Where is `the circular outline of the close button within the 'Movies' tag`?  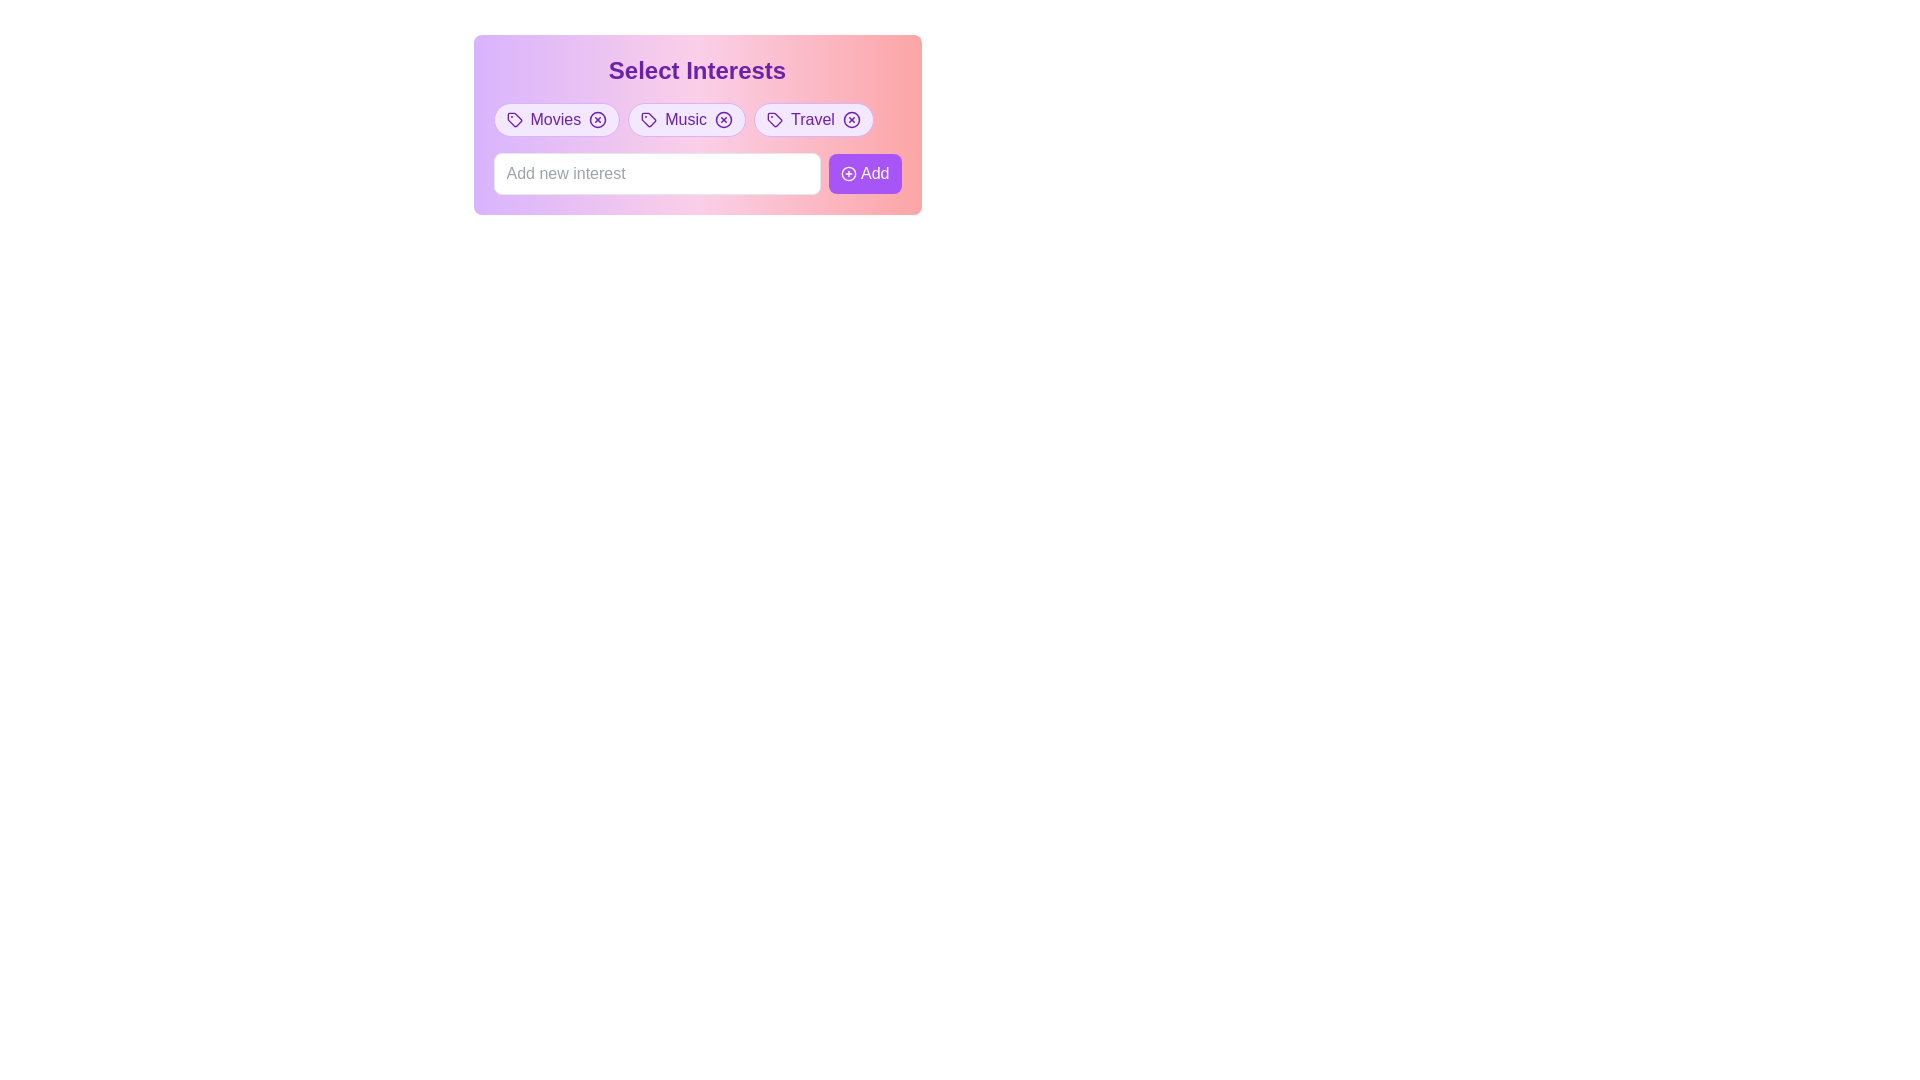 the circular outline of the close button within the 'Movies' tag is located at coordinates (597, 119).